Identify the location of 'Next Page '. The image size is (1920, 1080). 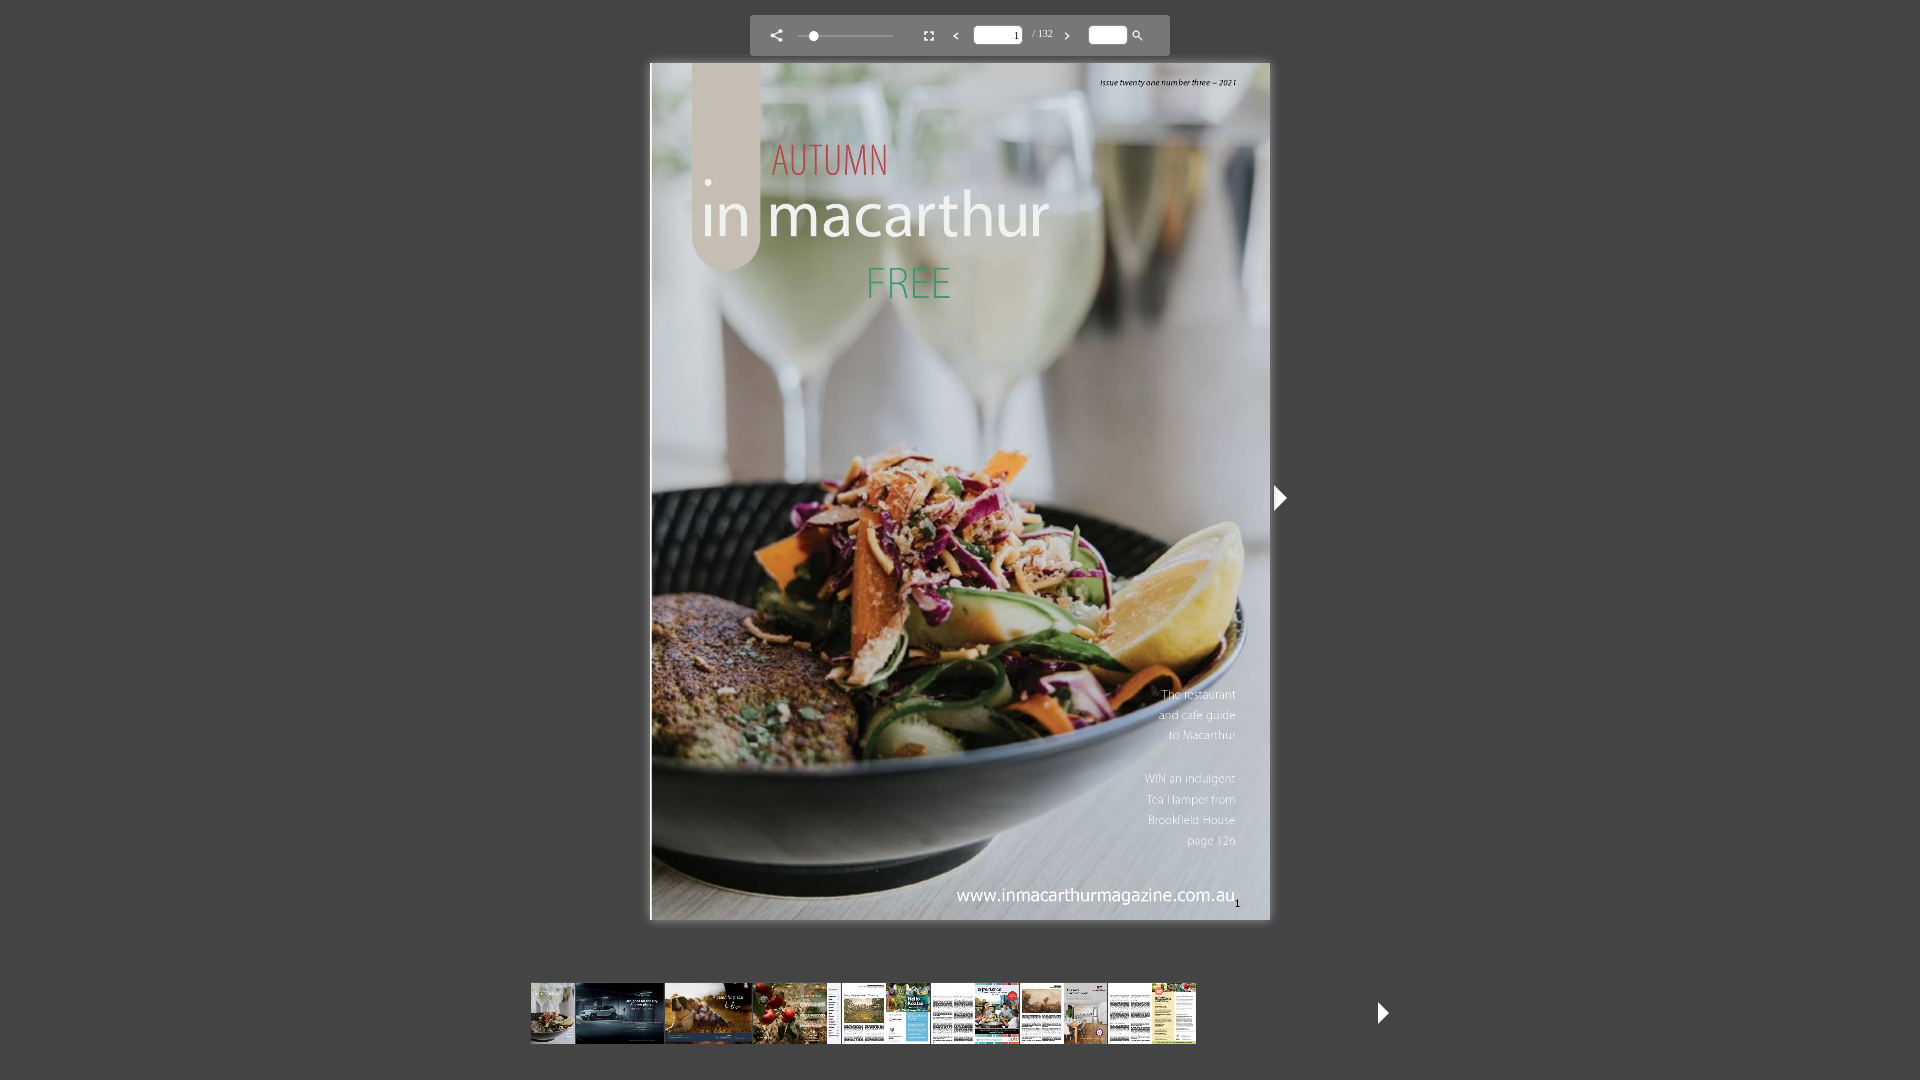
(1065, 35).